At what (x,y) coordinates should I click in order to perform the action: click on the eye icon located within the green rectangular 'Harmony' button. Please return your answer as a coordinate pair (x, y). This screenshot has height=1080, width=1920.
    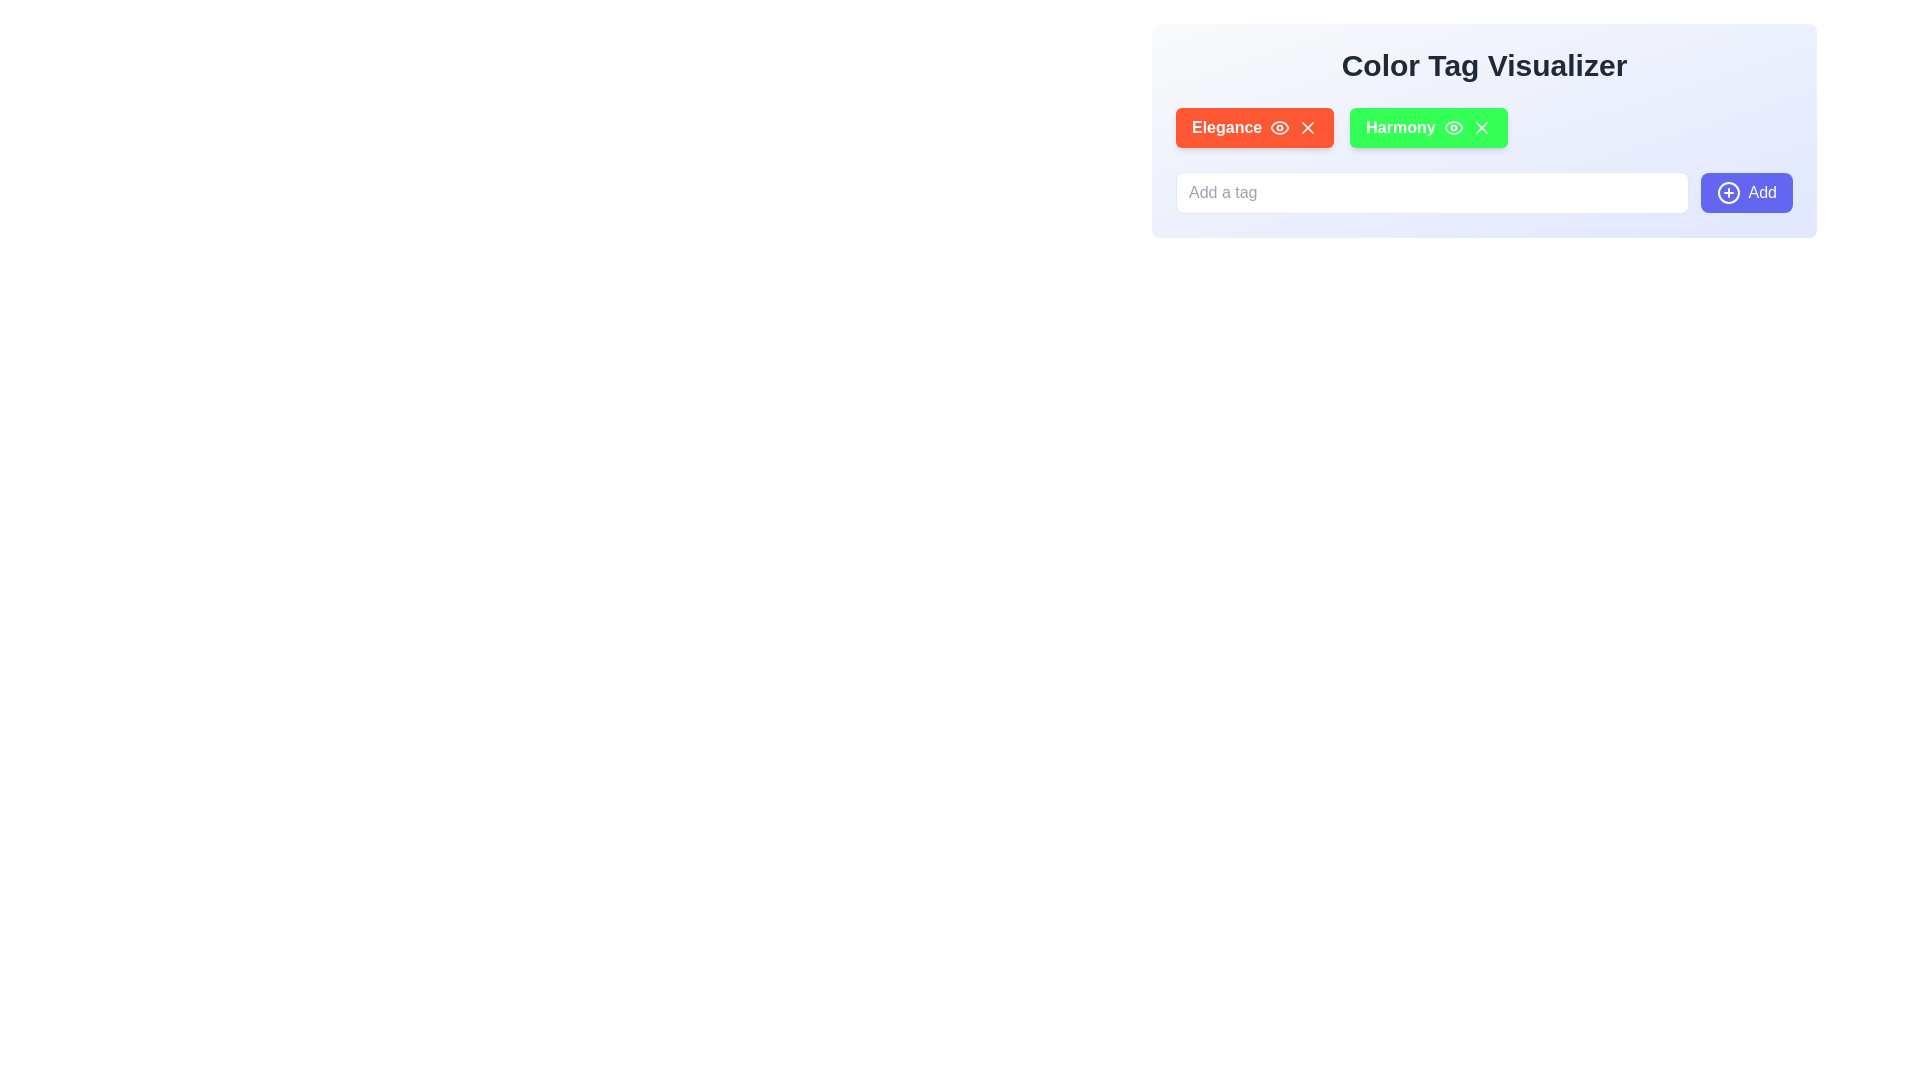
    Looking at the image, I should click on (1453, 127).